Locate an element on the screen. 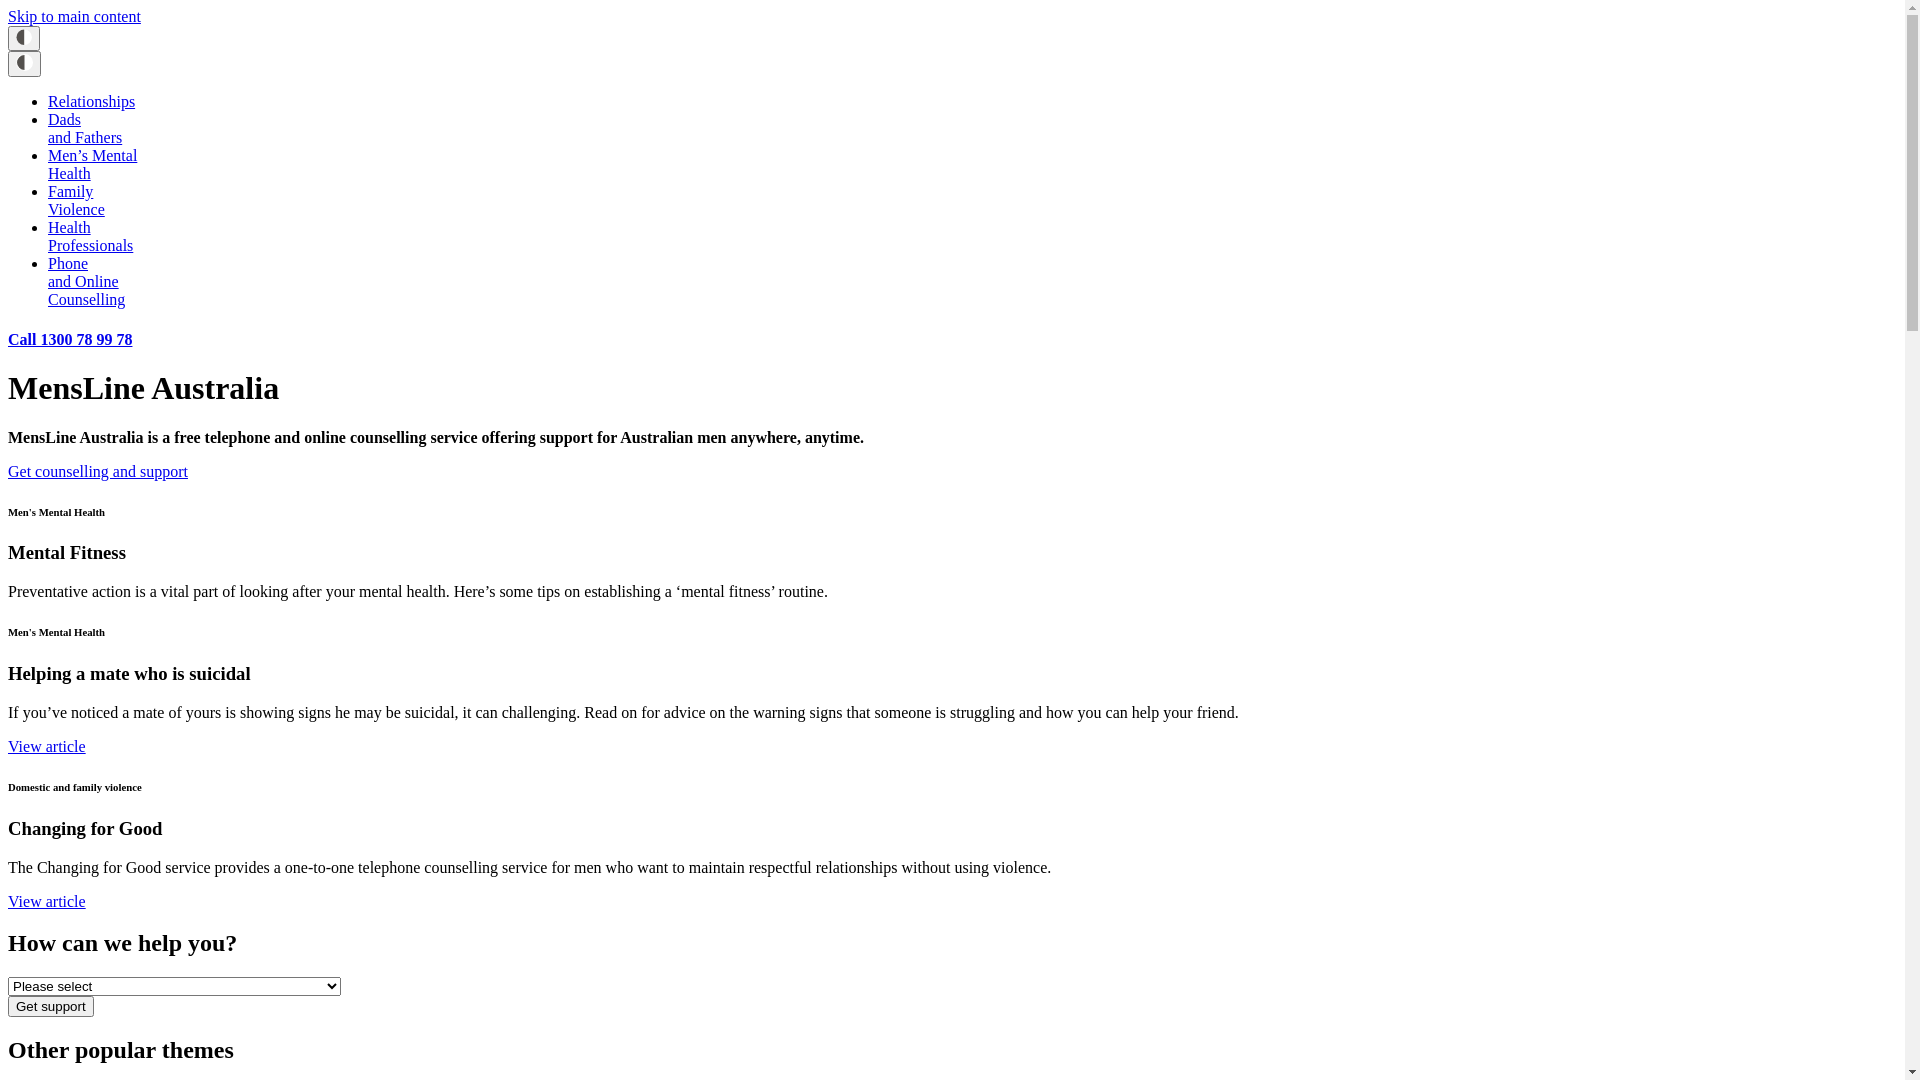 This screenshot has height=1080, width=1920. 'Skip to main content' is located at coordinates (74, 16).